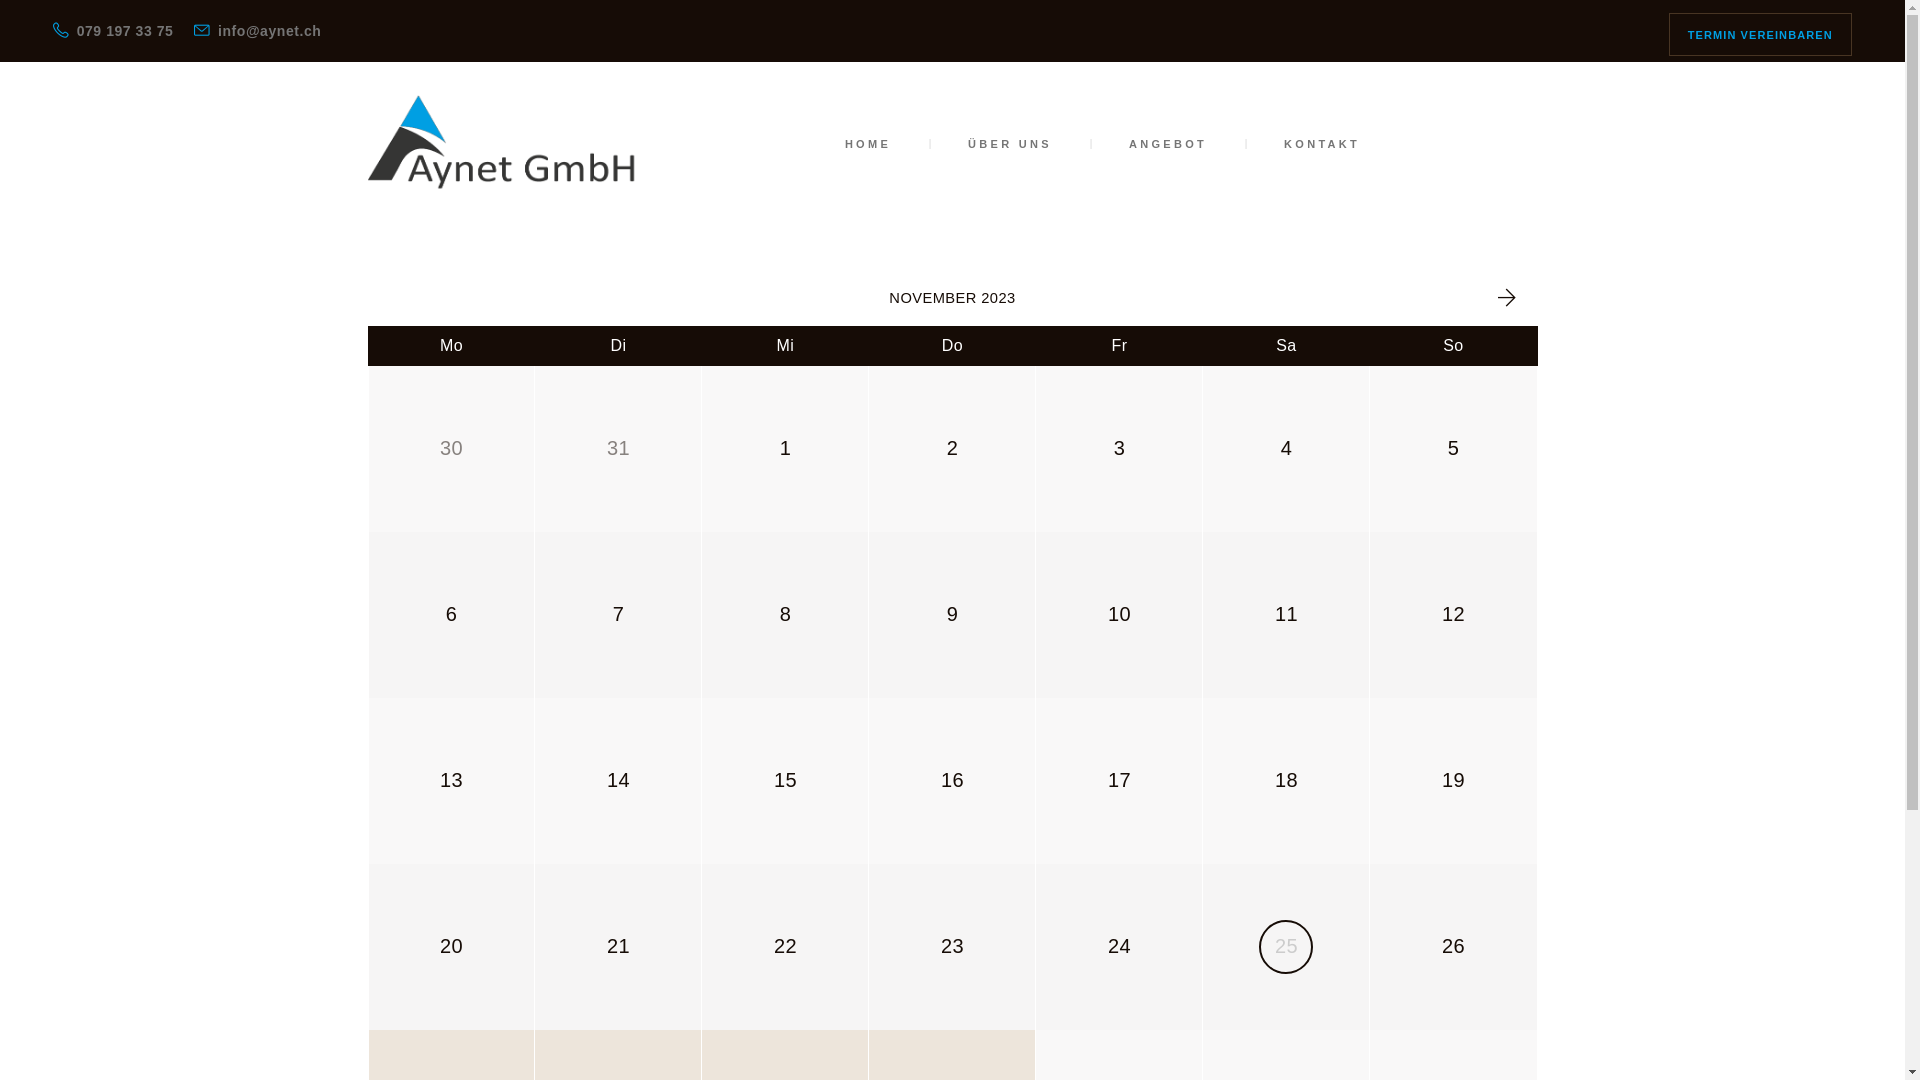 This screenshot has width=1920, height=1080. Describe the element at coordinates (1758, 34) in the screenshot. I see `'TERMIN VEREINBAREN'` at that location.